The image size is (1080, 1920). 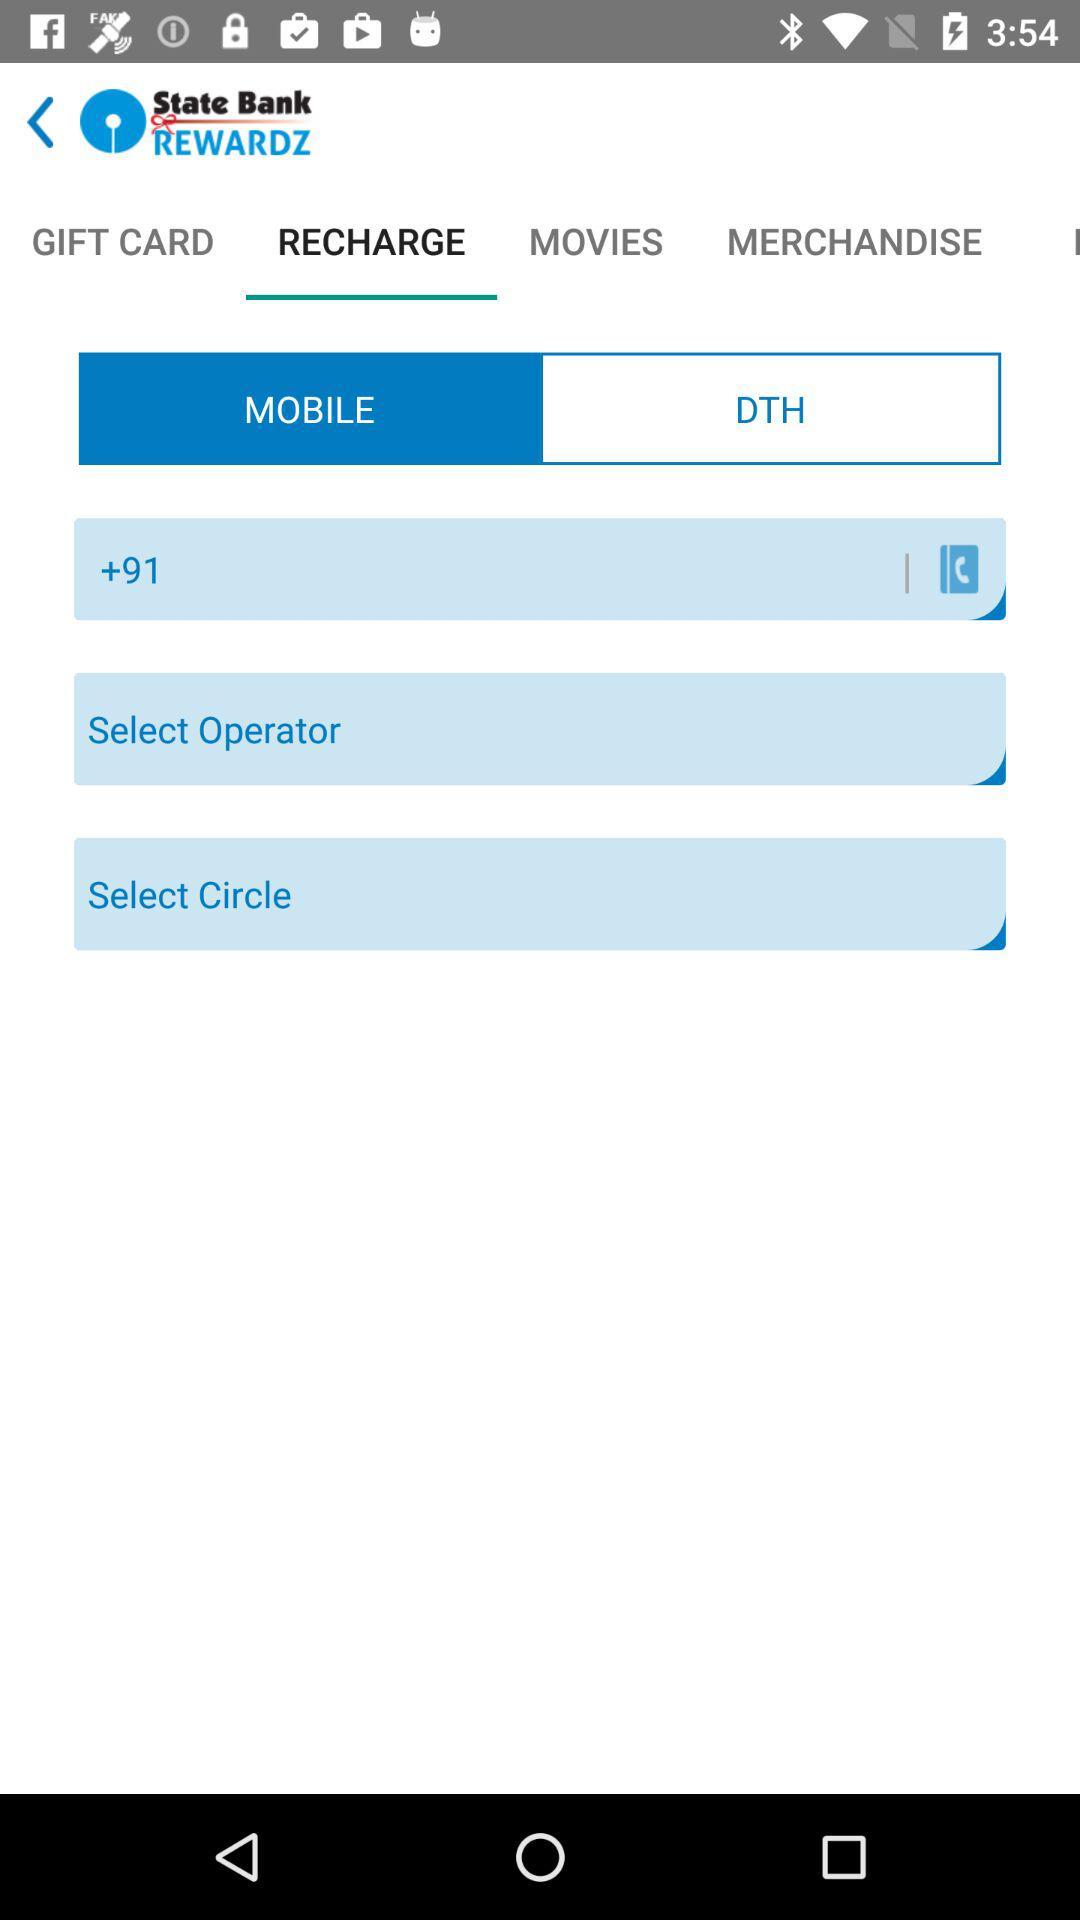 I want to click on the icon next to the |, so click(x=958, y=568).